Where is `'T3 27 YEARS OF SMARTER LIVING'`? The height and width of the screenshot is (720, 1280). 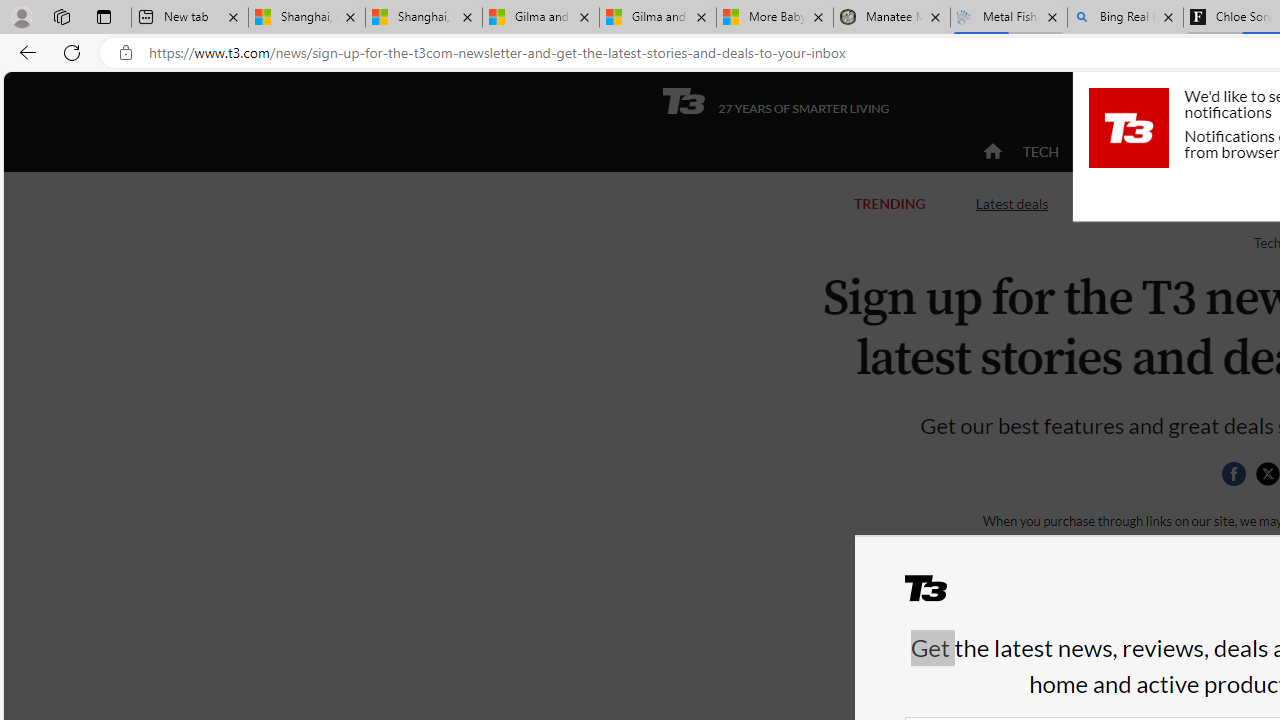 'T3 27 YEARS OF SMARTER LIVING' is located at coordinates (774, 101).